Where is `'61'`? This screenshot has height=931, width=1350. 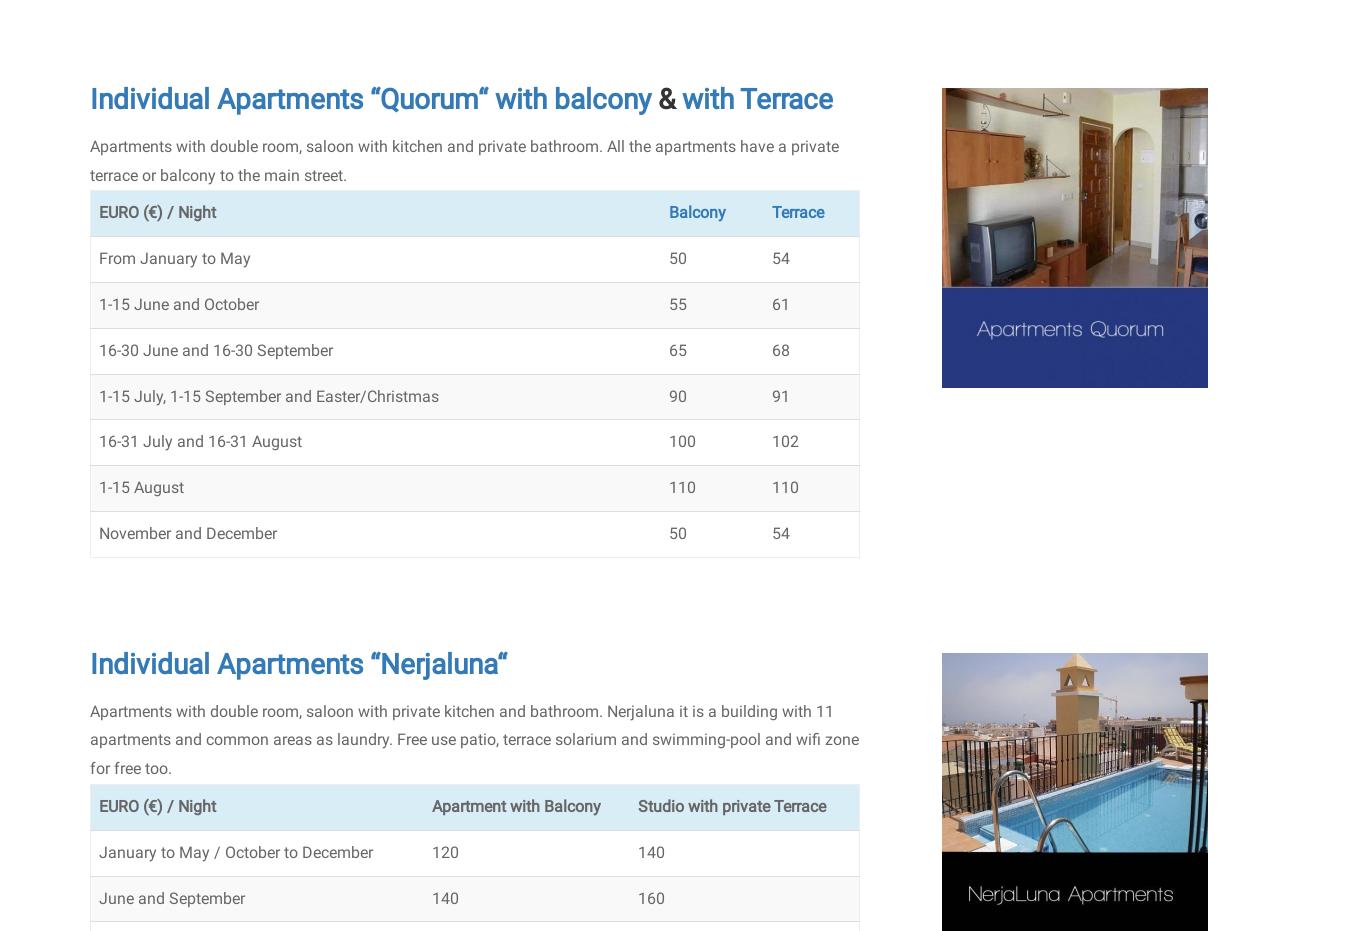
'61' is located at coordinates (779, 303).